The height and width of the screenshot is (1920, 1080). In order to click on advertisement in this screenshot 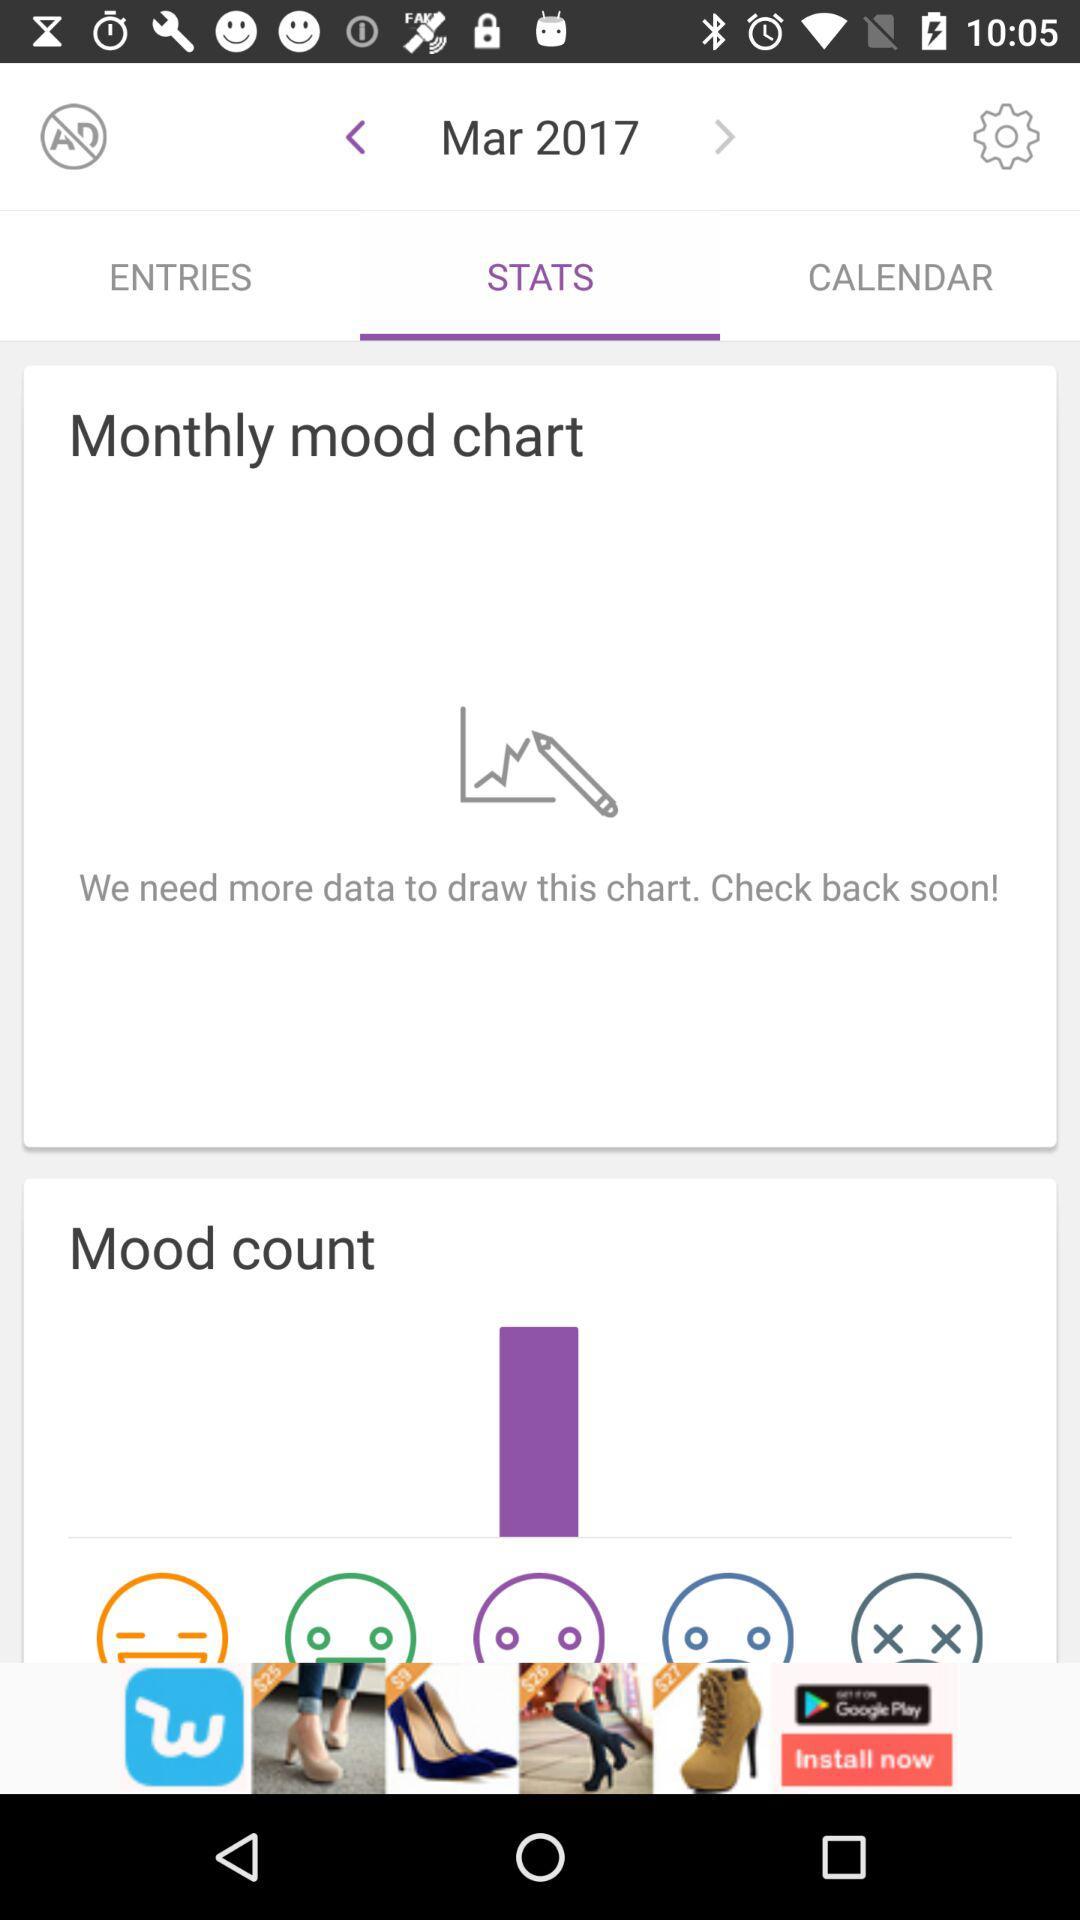, I will do `click(540, 1727)`.